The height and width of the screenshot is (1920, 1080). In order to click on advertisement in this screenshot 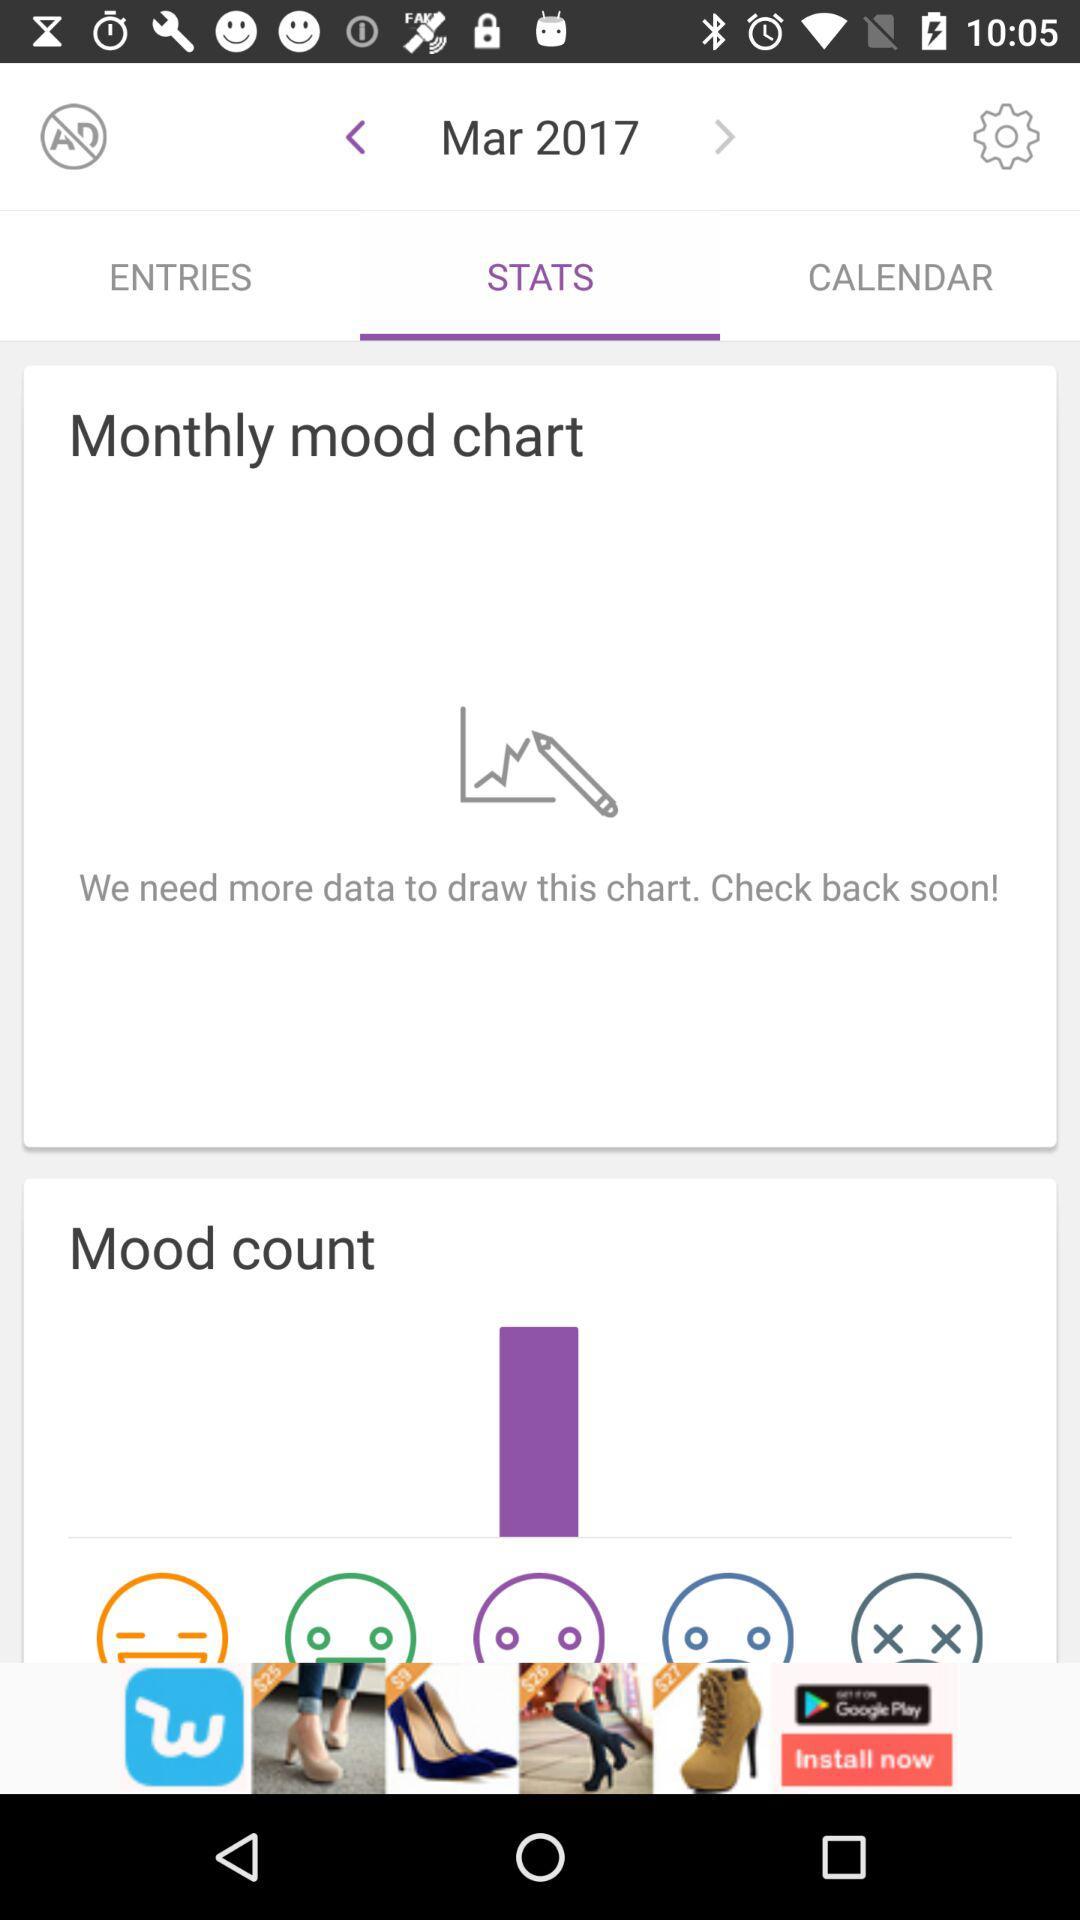, I will do `click(540, 1727)`.